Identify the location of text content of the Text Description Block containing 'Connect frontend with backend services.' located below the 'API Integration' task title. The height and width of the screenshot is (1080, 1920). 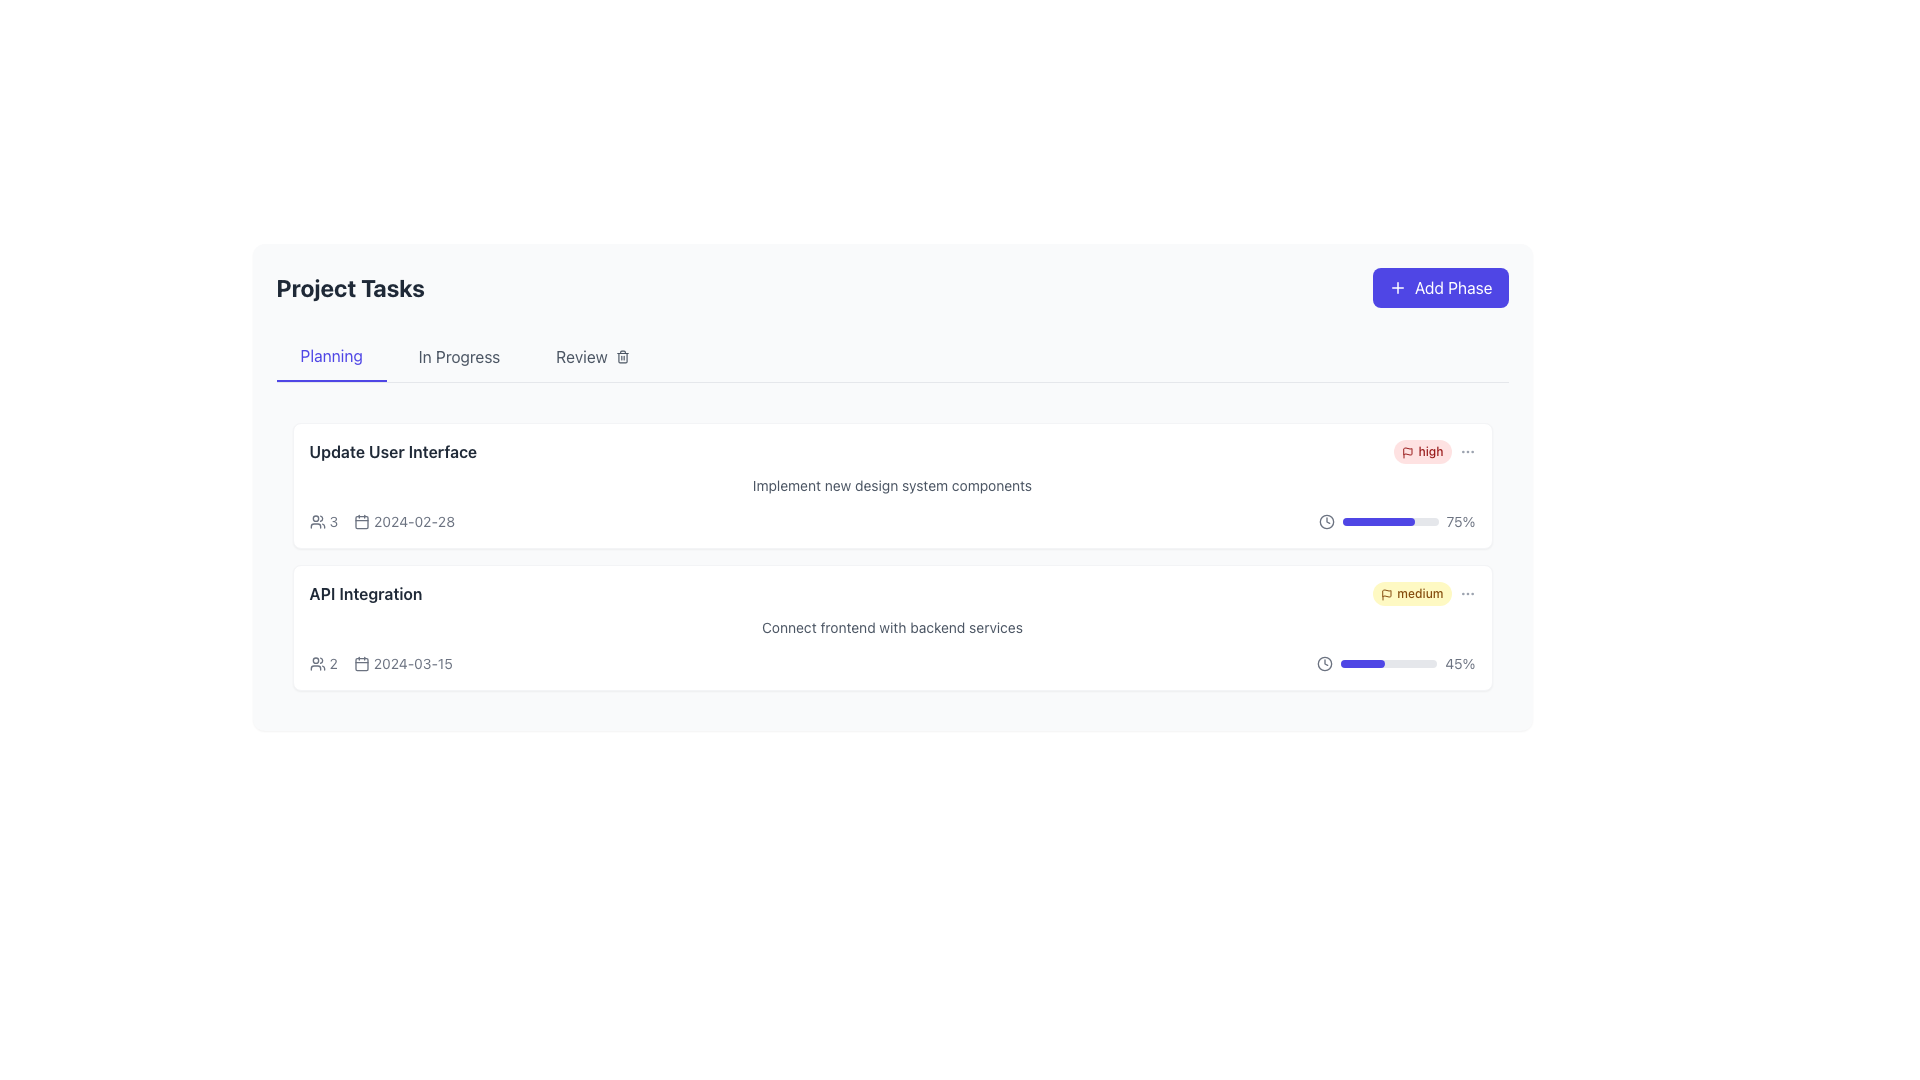
(891, 627).